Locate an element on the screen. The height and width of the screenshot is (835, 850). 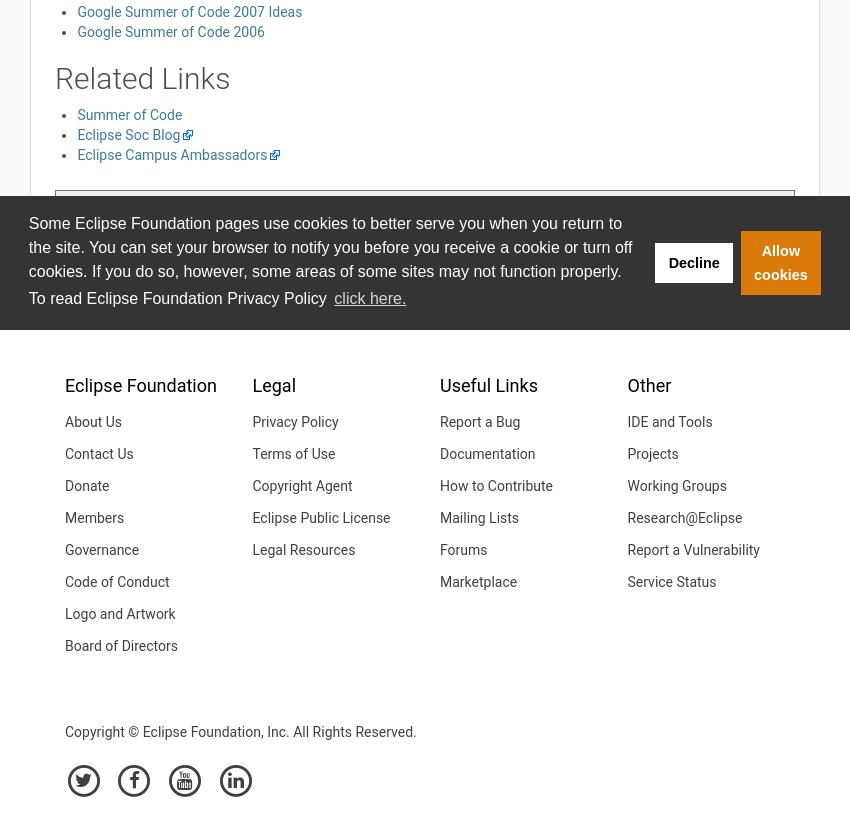
'click here.' is located at coordinates (369, 296).